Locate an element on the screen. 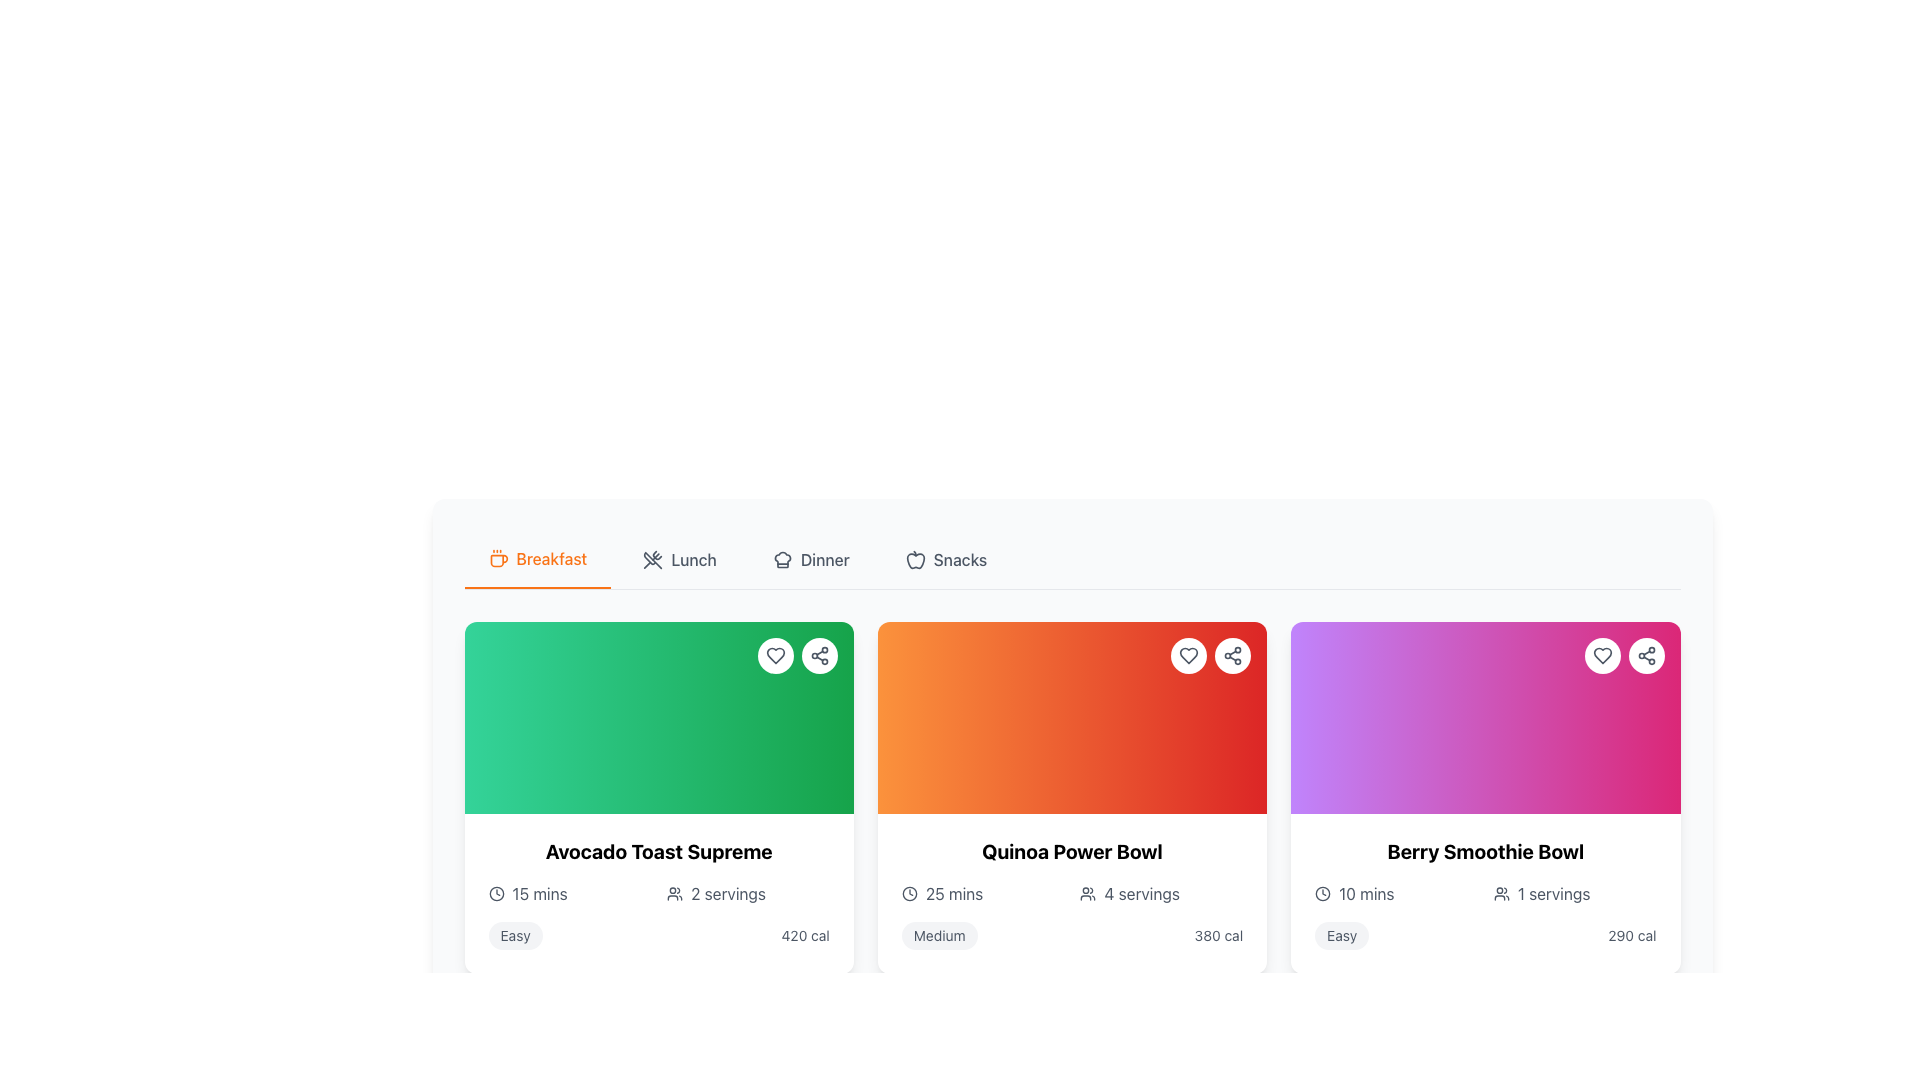  informational display containing '10 mins' and '1 servings' text below the 'Berry Smoothie Bowl' title is located at coordinates (1485, 893).